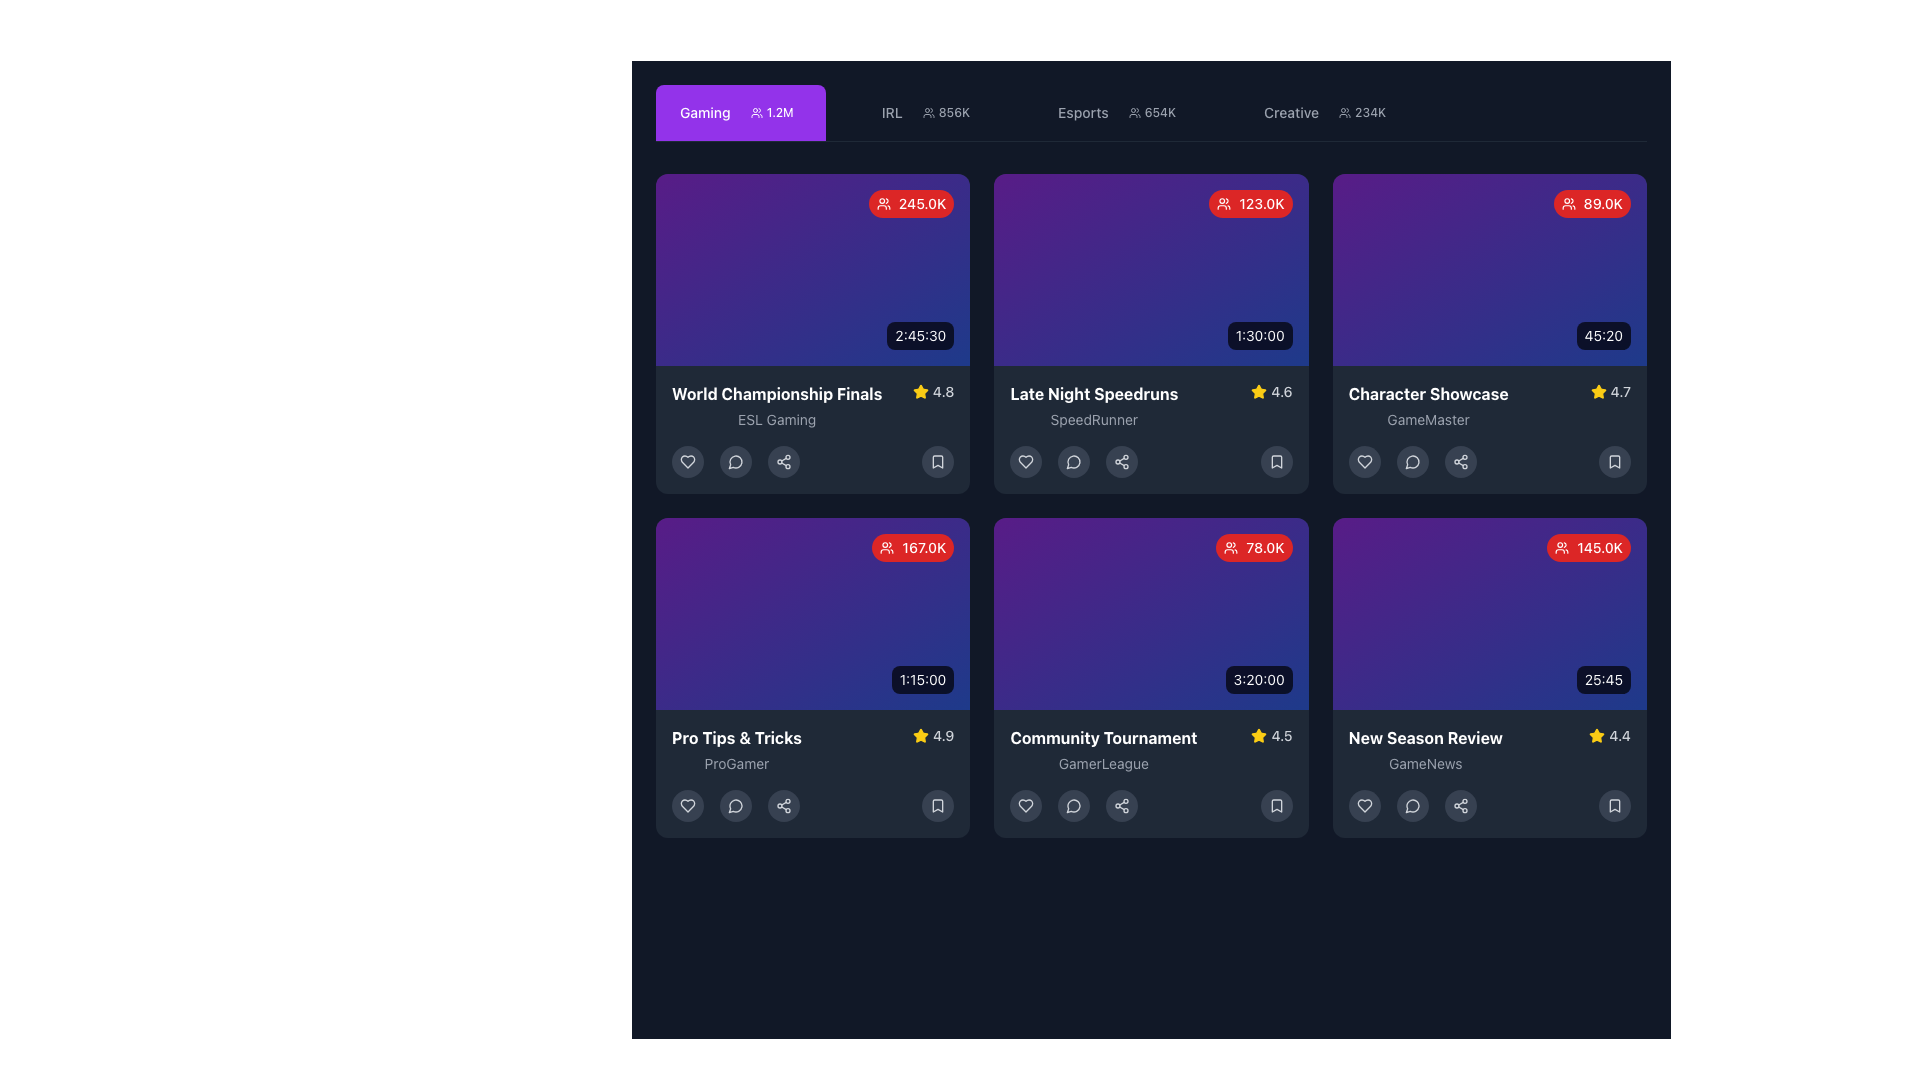  What do you see at coordinates (921, 204) in the screenshot?
I see `numeric value displayed in the text label at the top-right corner of the 'World Championship Finals' card, which indicates the count of live viewers or participants` at bounding box center [921, 204].